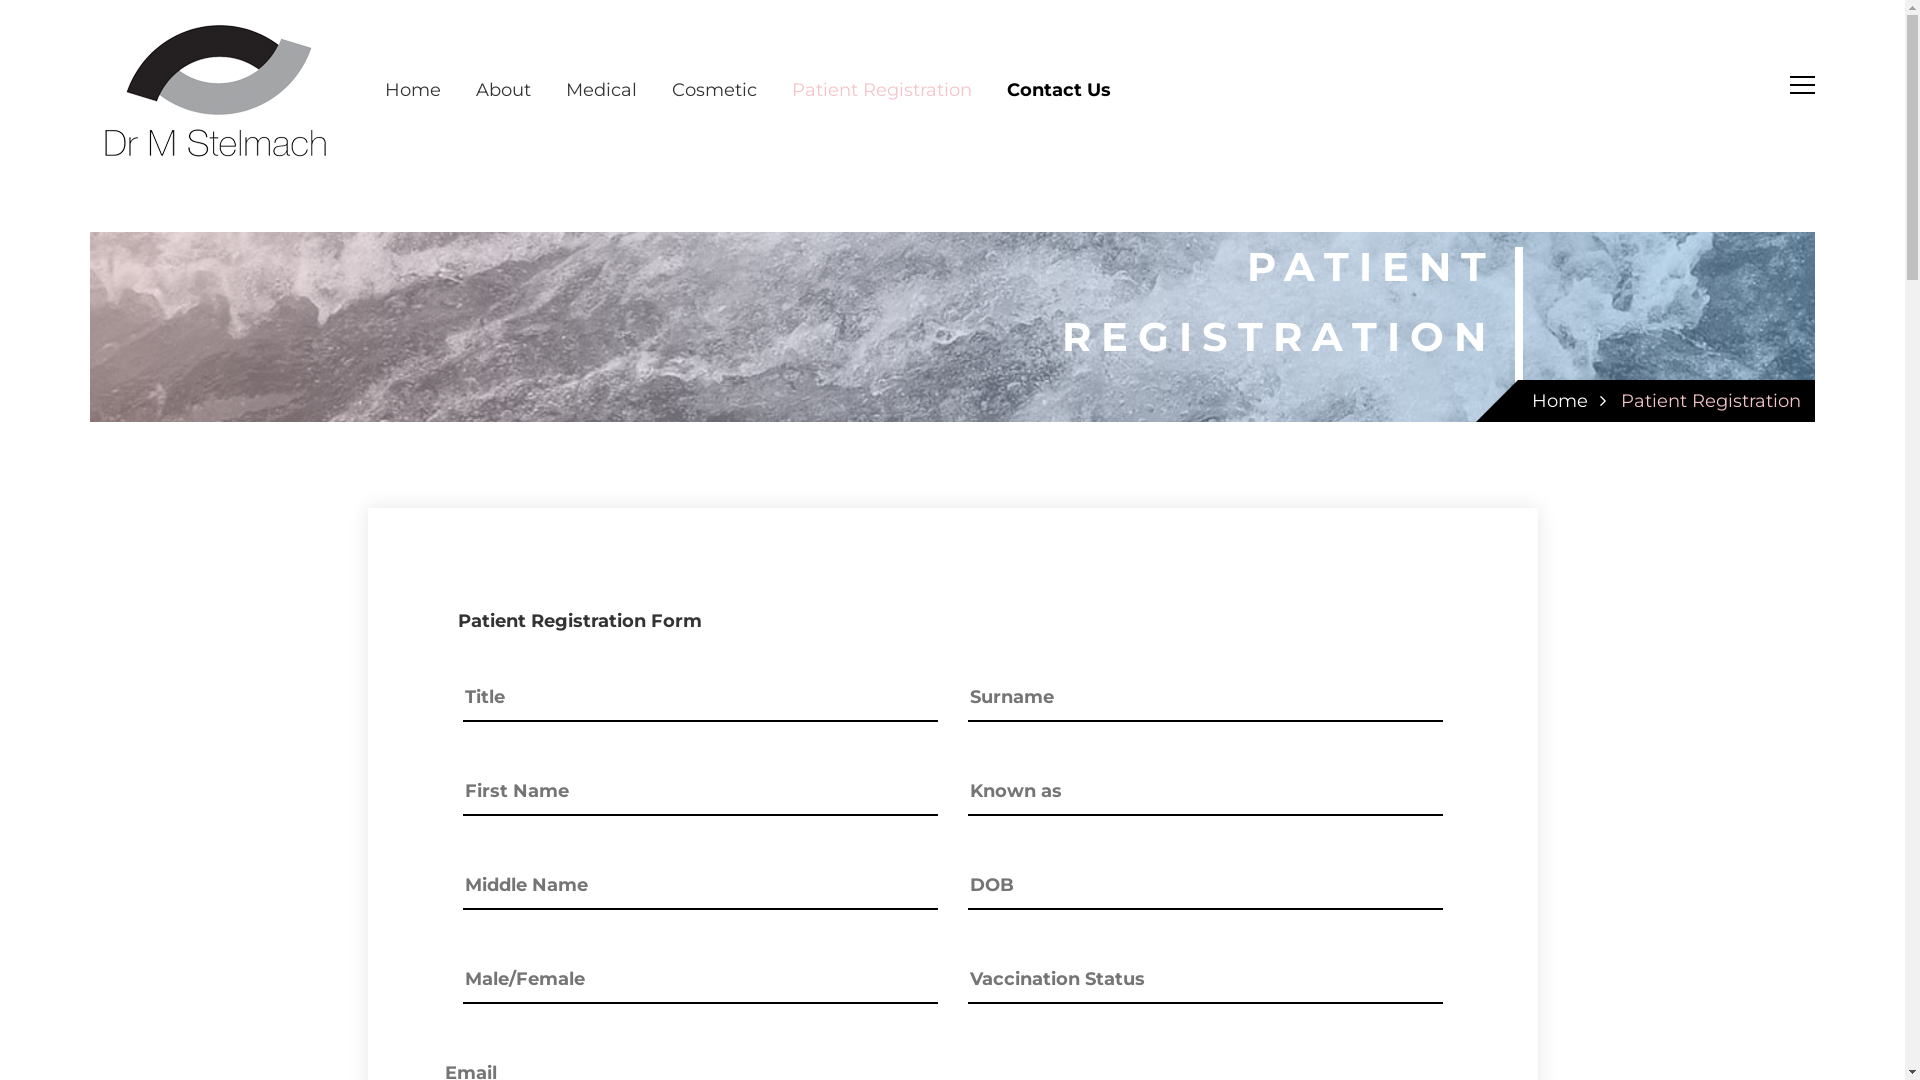  Describe the element at coordinates (1709, 401) in the screenshot. I see `'Patient Registration'` at that location.